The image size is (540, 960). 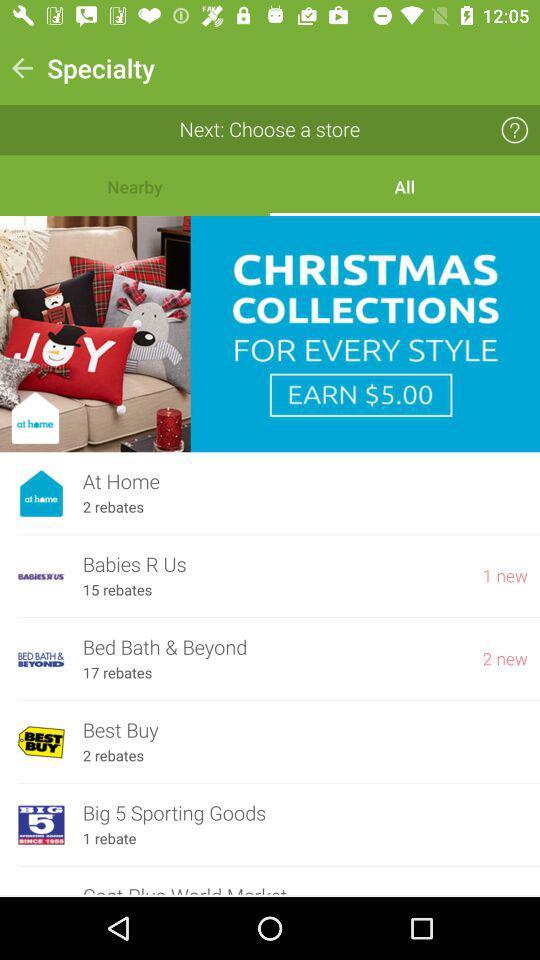 What do you see at coordinates (117, 673) in the screenshot?
I see `the icon to the left of the 2 new icon` at bounding box center [117, 673].